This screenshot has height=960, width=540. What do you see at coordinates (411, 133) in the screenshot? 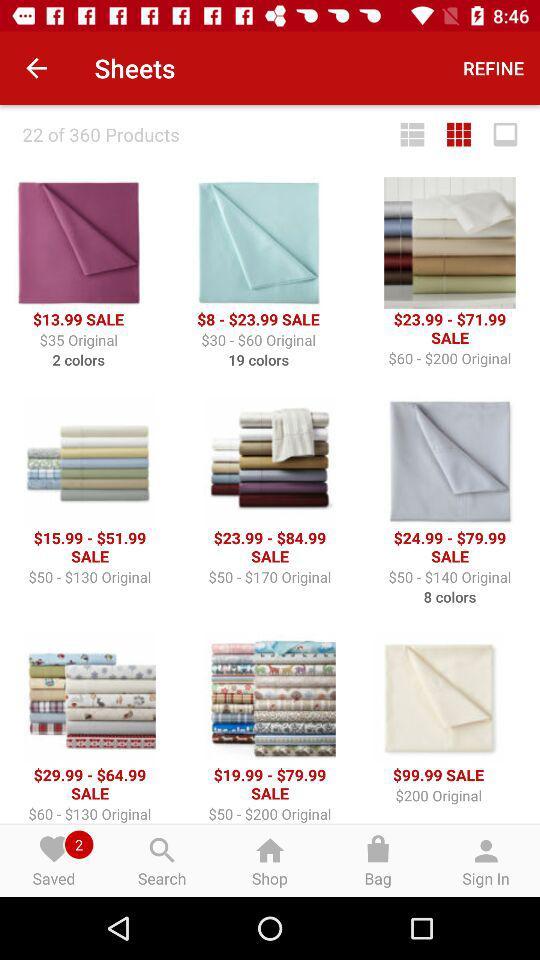
I see `item to the right of 22 of 360 icon` at bounding box center [411, 133].